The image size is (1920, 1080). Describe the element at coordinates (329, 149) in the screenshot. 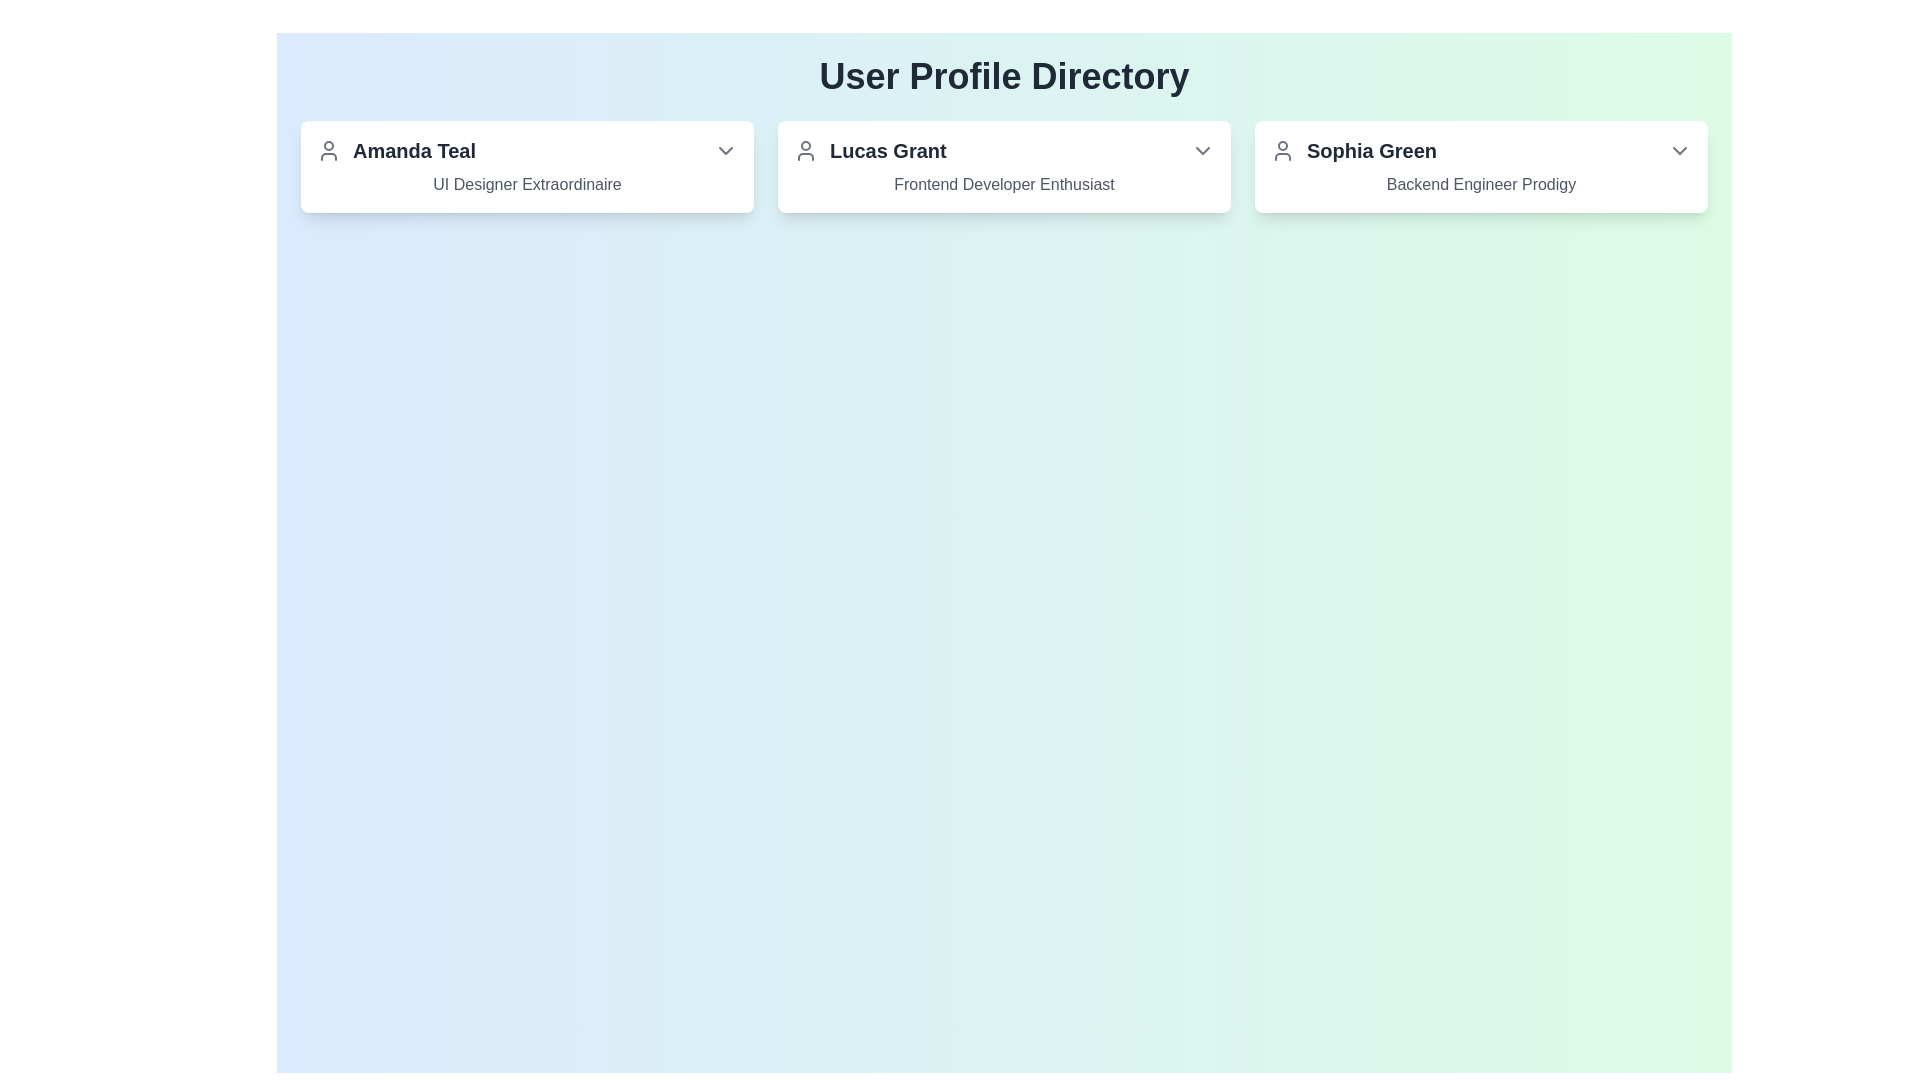

I see `the user icon representing 'Amanda Teal'` at that location.